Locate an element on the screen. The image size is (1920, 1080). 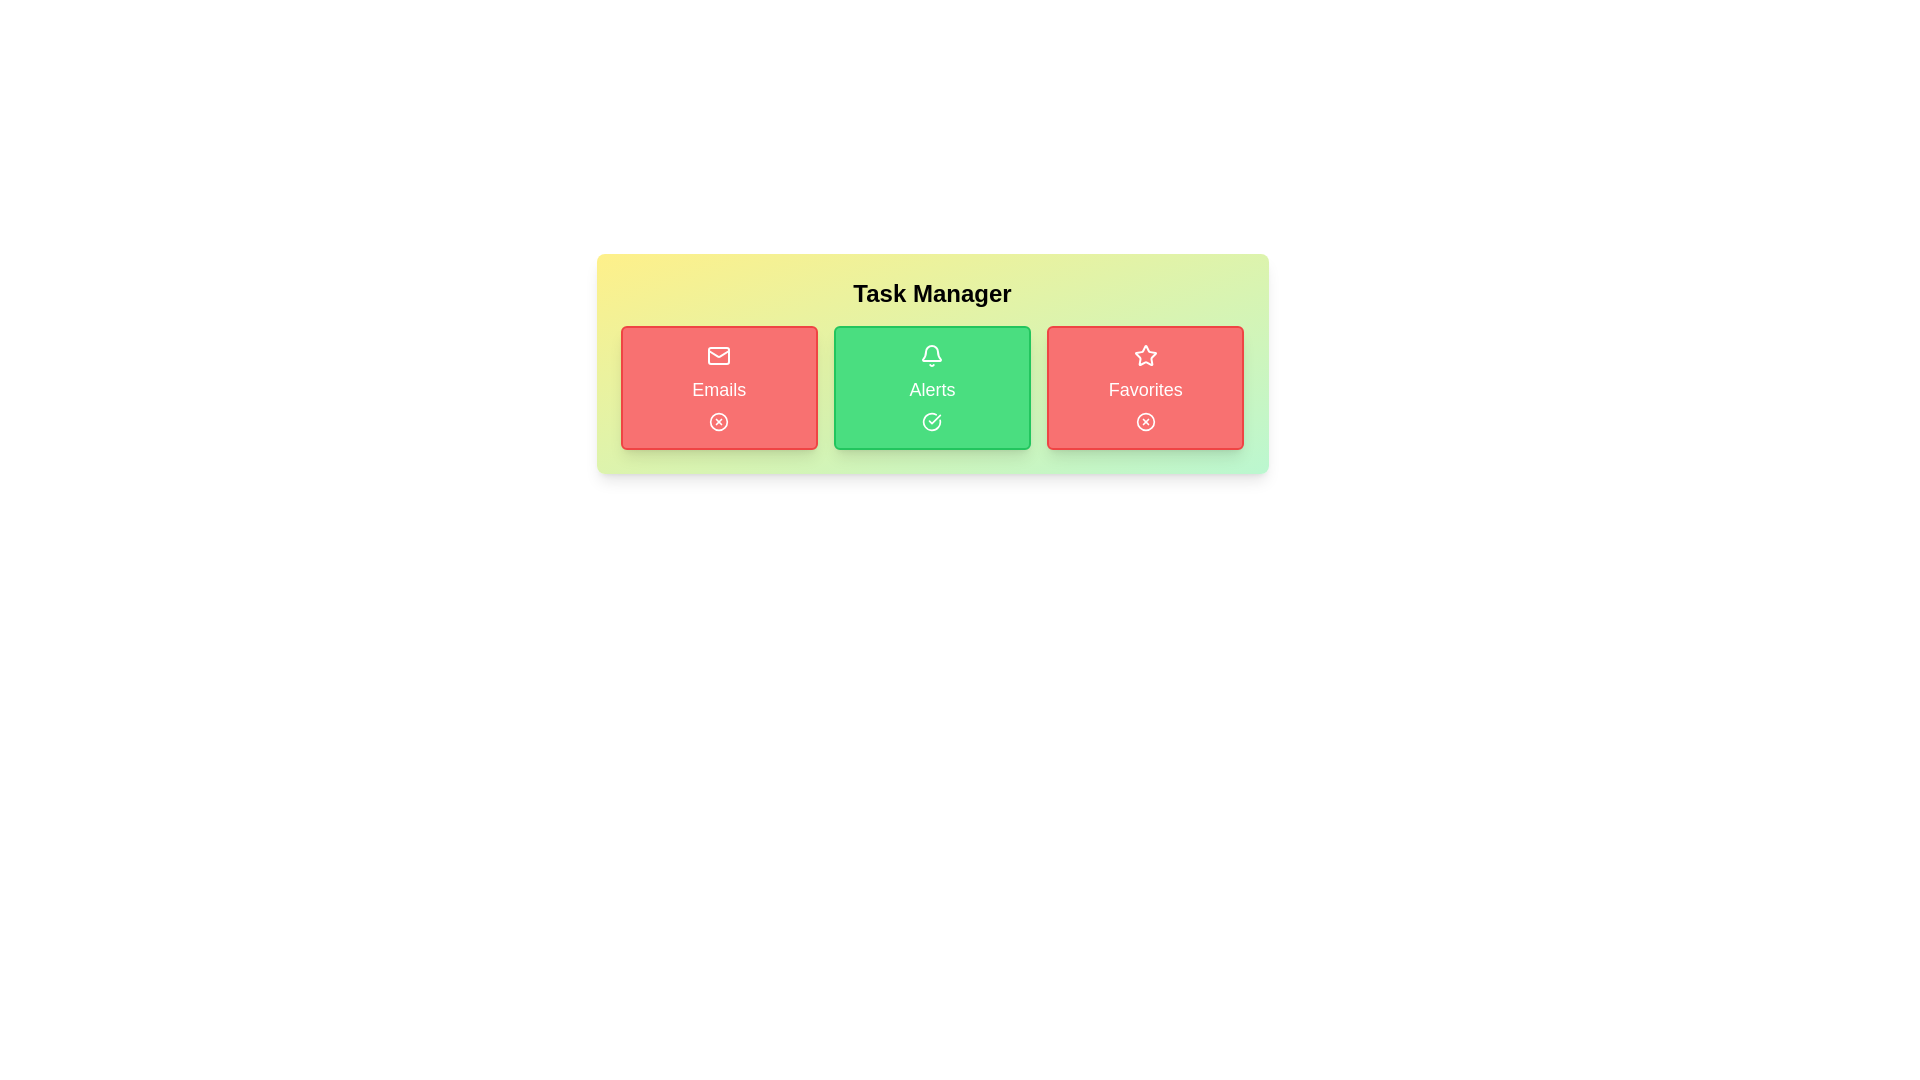
the task button labeled 'Emails' to inspect its icon is located at coordinates (719, 388).